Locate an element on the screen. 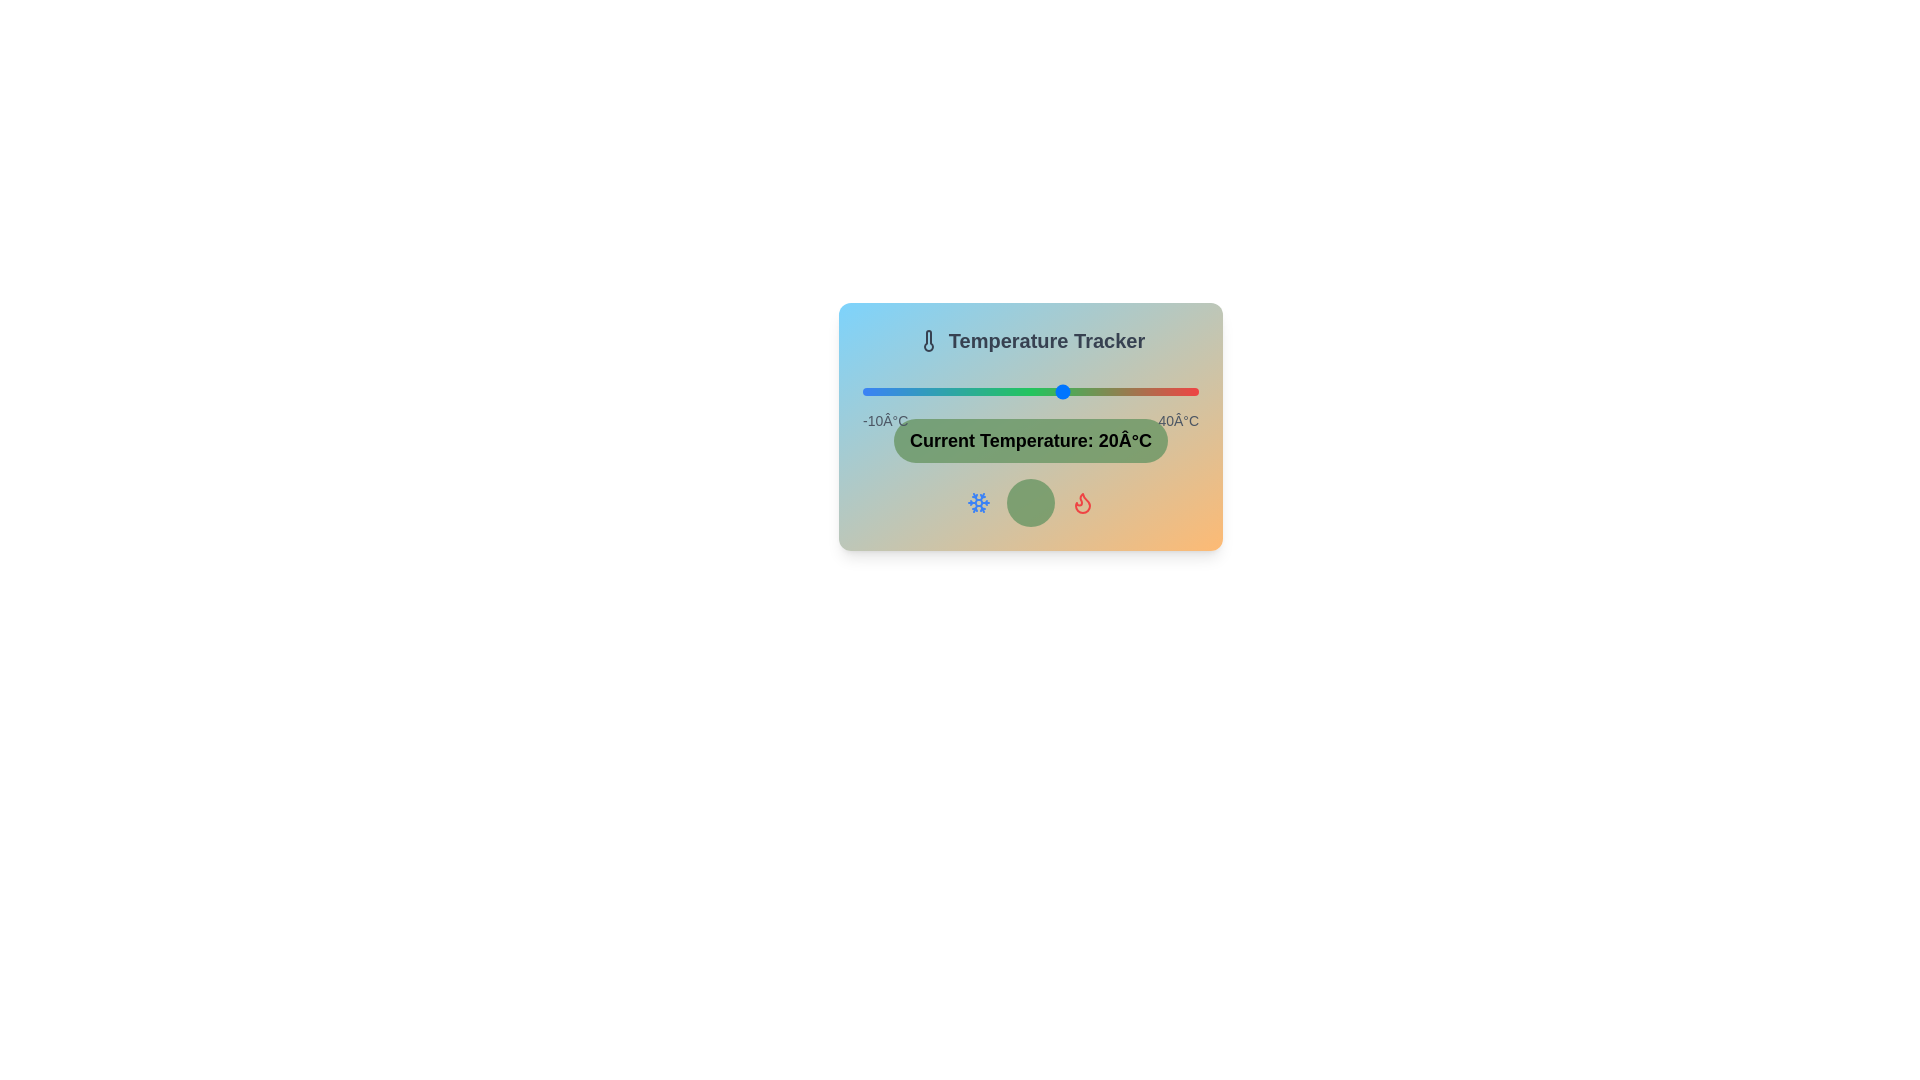 The width and height of the screenshot is (1920, 1080). the temperature slider to set the temperature to 6°C is located at coordinates (970, 392).